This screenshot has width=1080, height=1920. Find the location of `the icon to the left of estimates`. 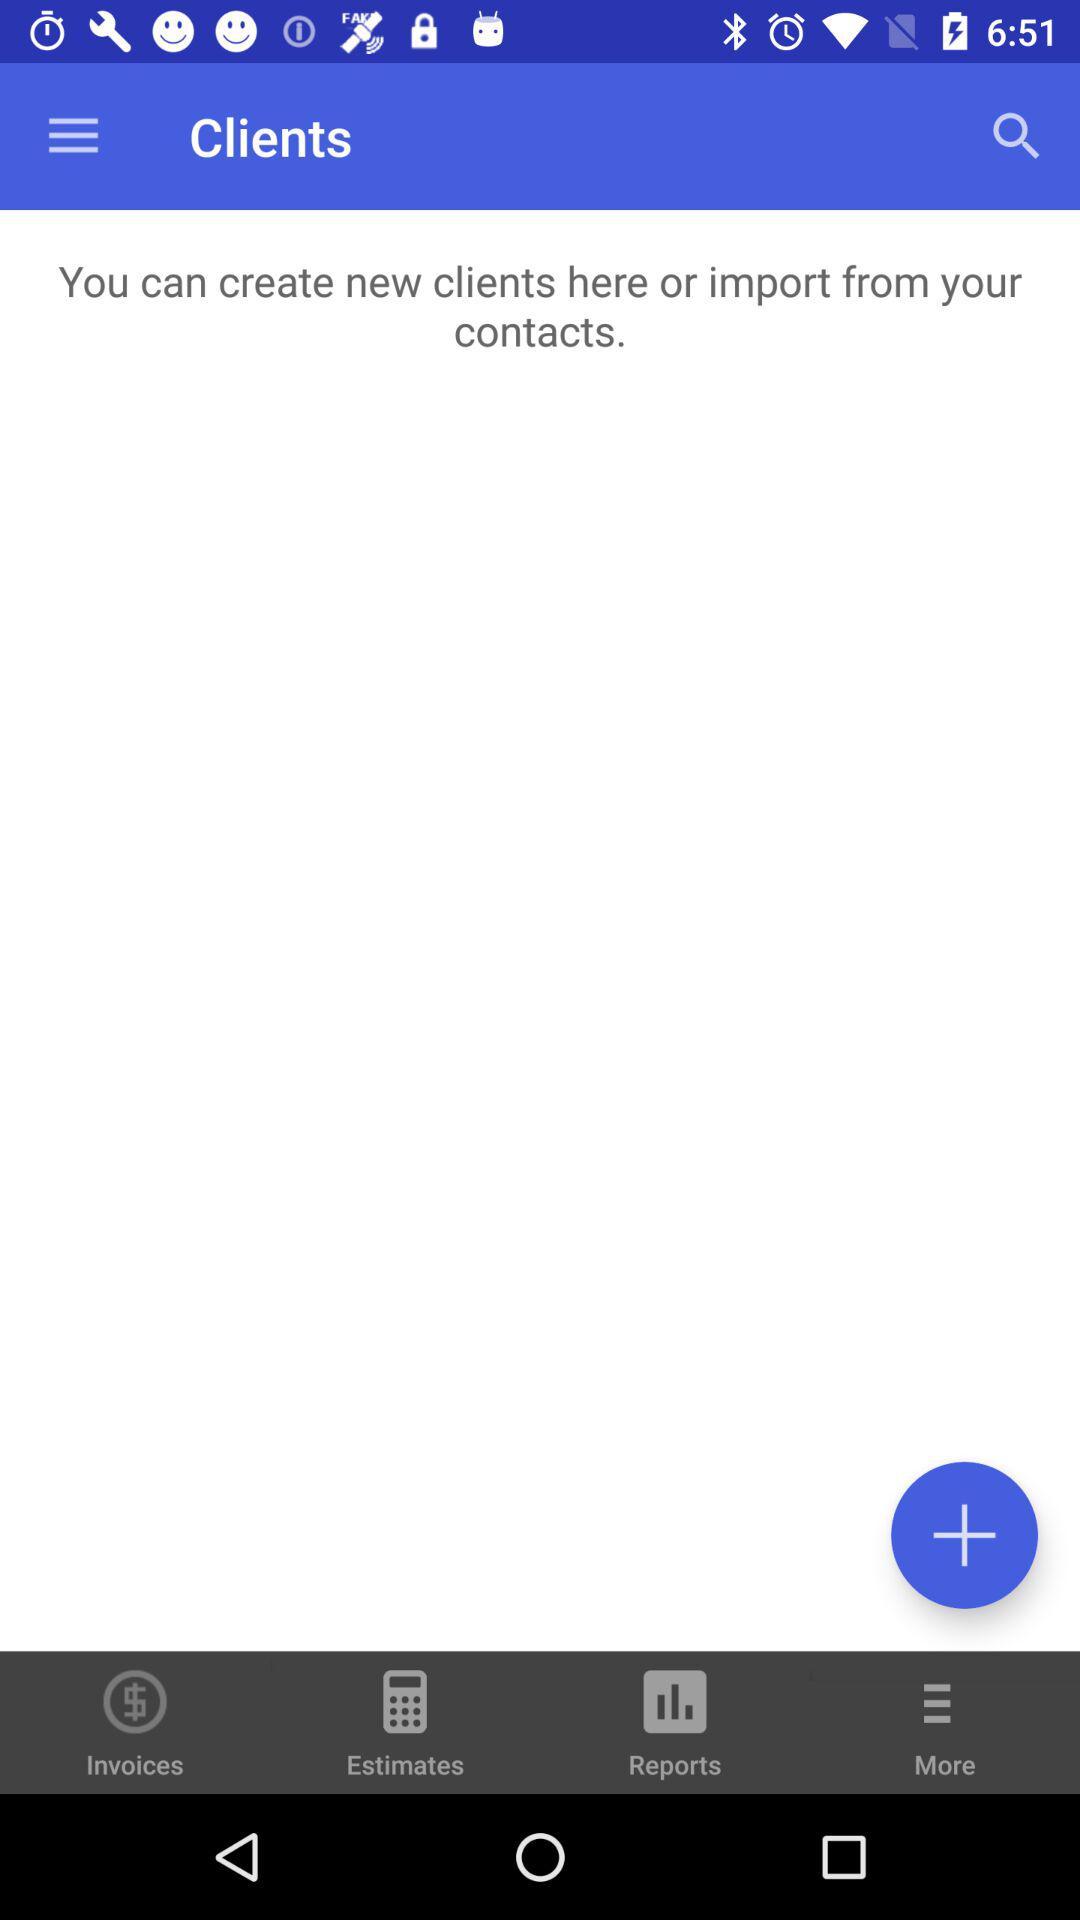

the icon to the left of estimates is located at coordinates (135, 1721).